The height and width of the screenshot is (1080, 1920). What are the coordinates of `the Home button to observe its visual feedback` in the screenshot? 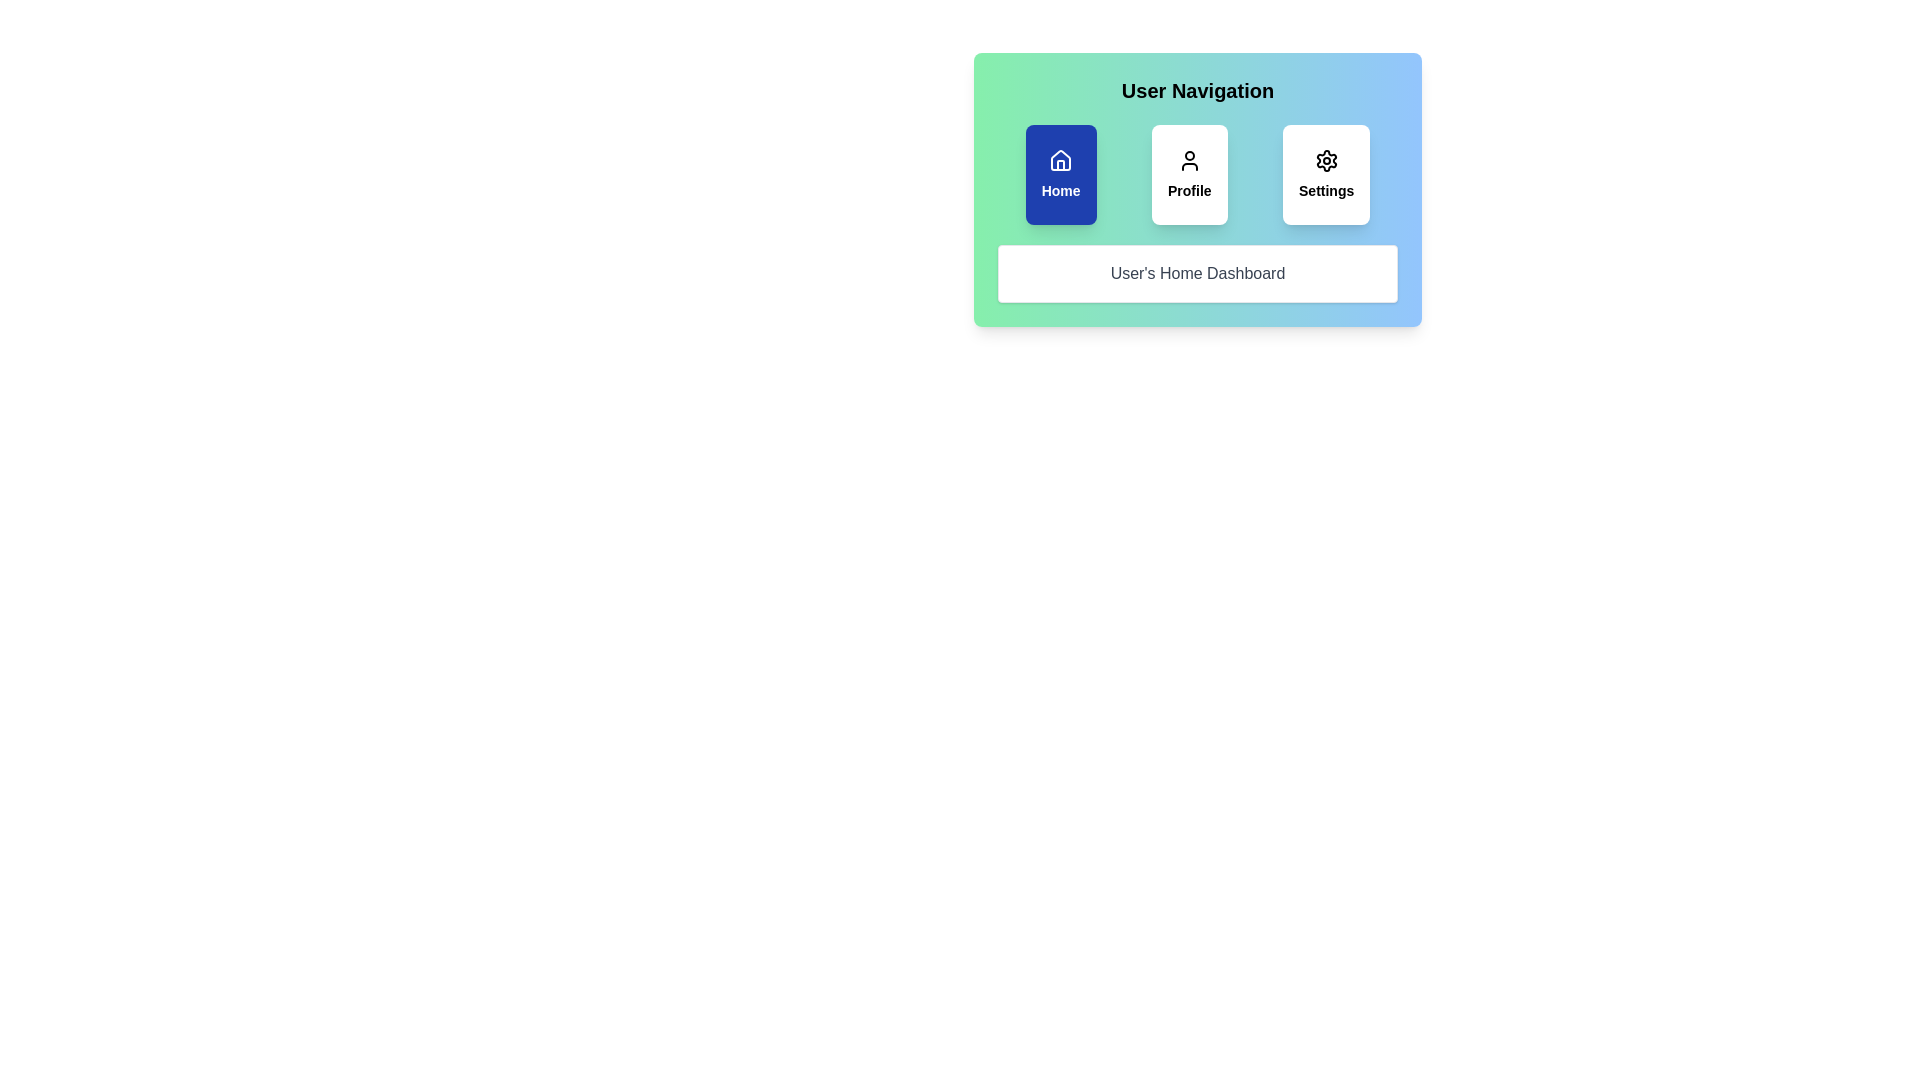 It's located at (1060, 173).